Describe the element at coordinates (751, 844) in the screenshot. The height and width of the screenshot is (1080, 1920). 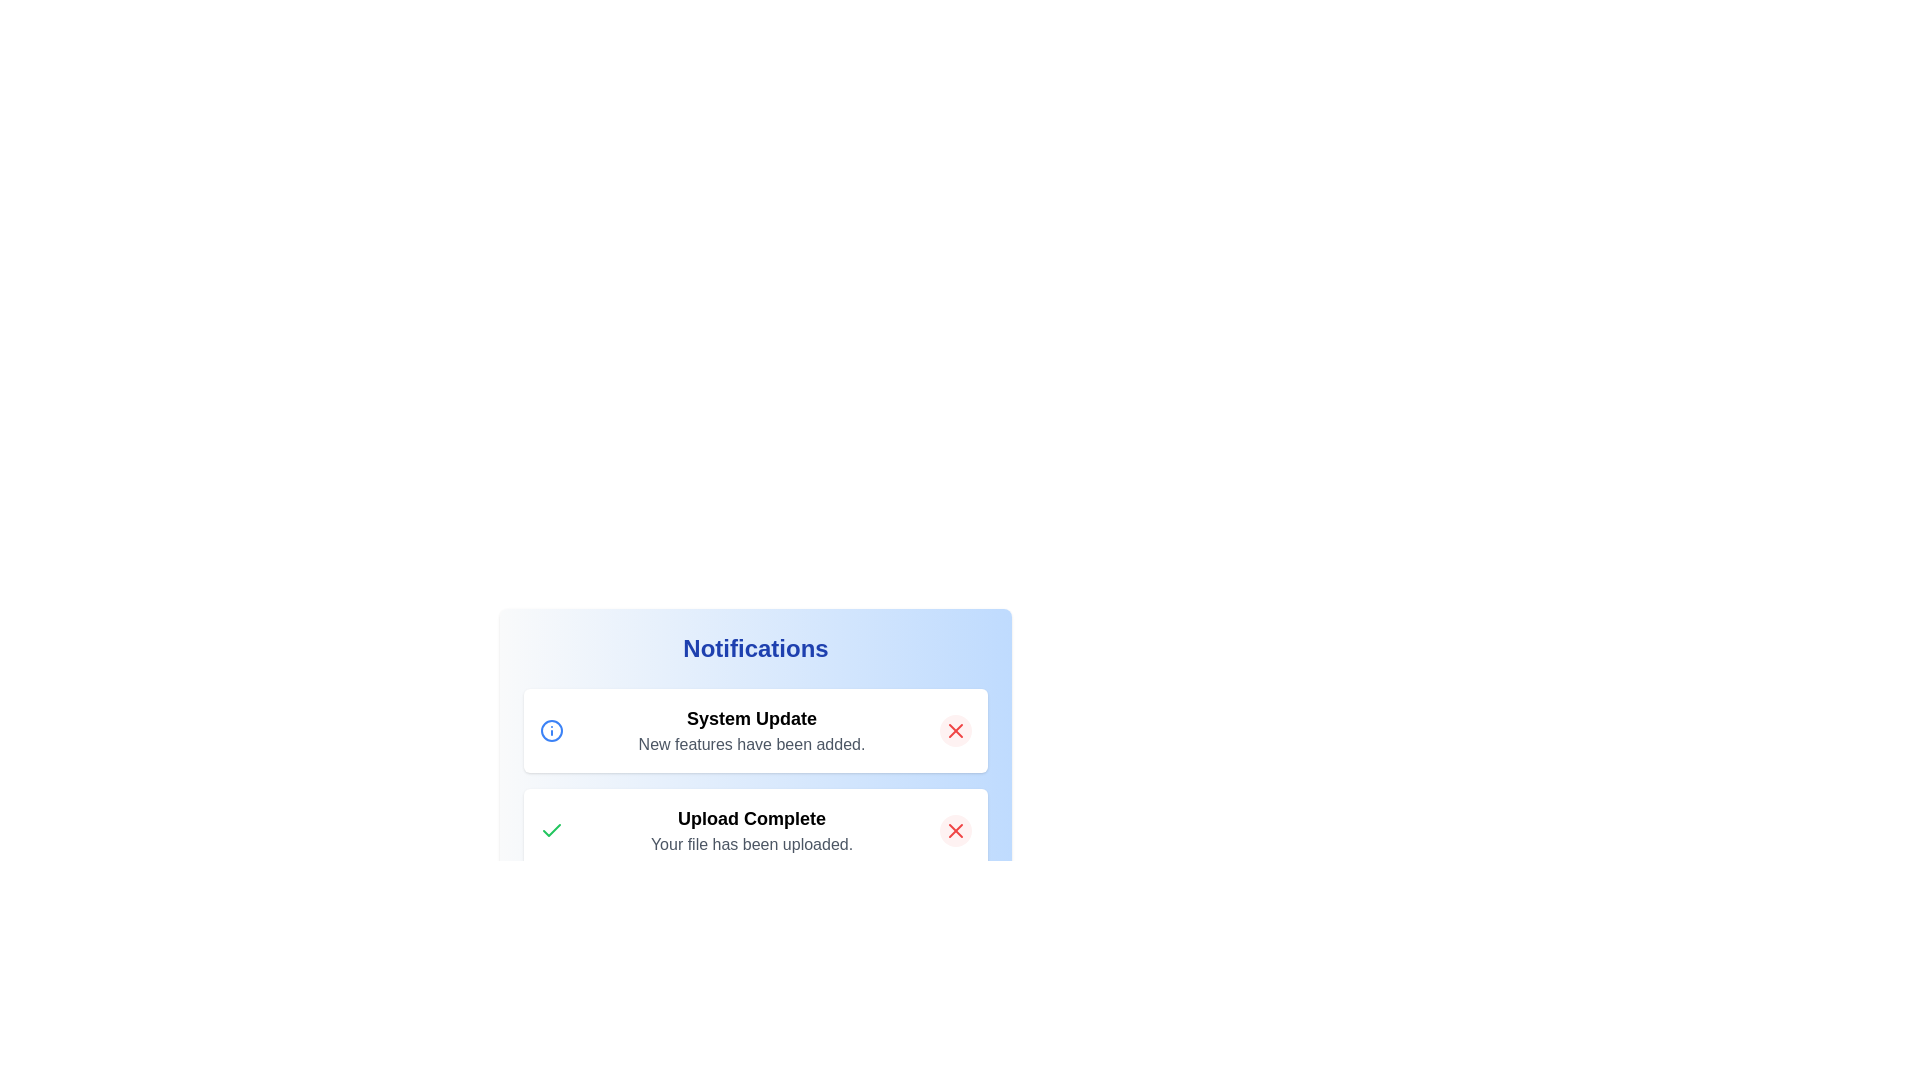
I see `static text confirming that the file upload has been completed successfully, located below the title 'Upload Complete' in the notification box` at that location.